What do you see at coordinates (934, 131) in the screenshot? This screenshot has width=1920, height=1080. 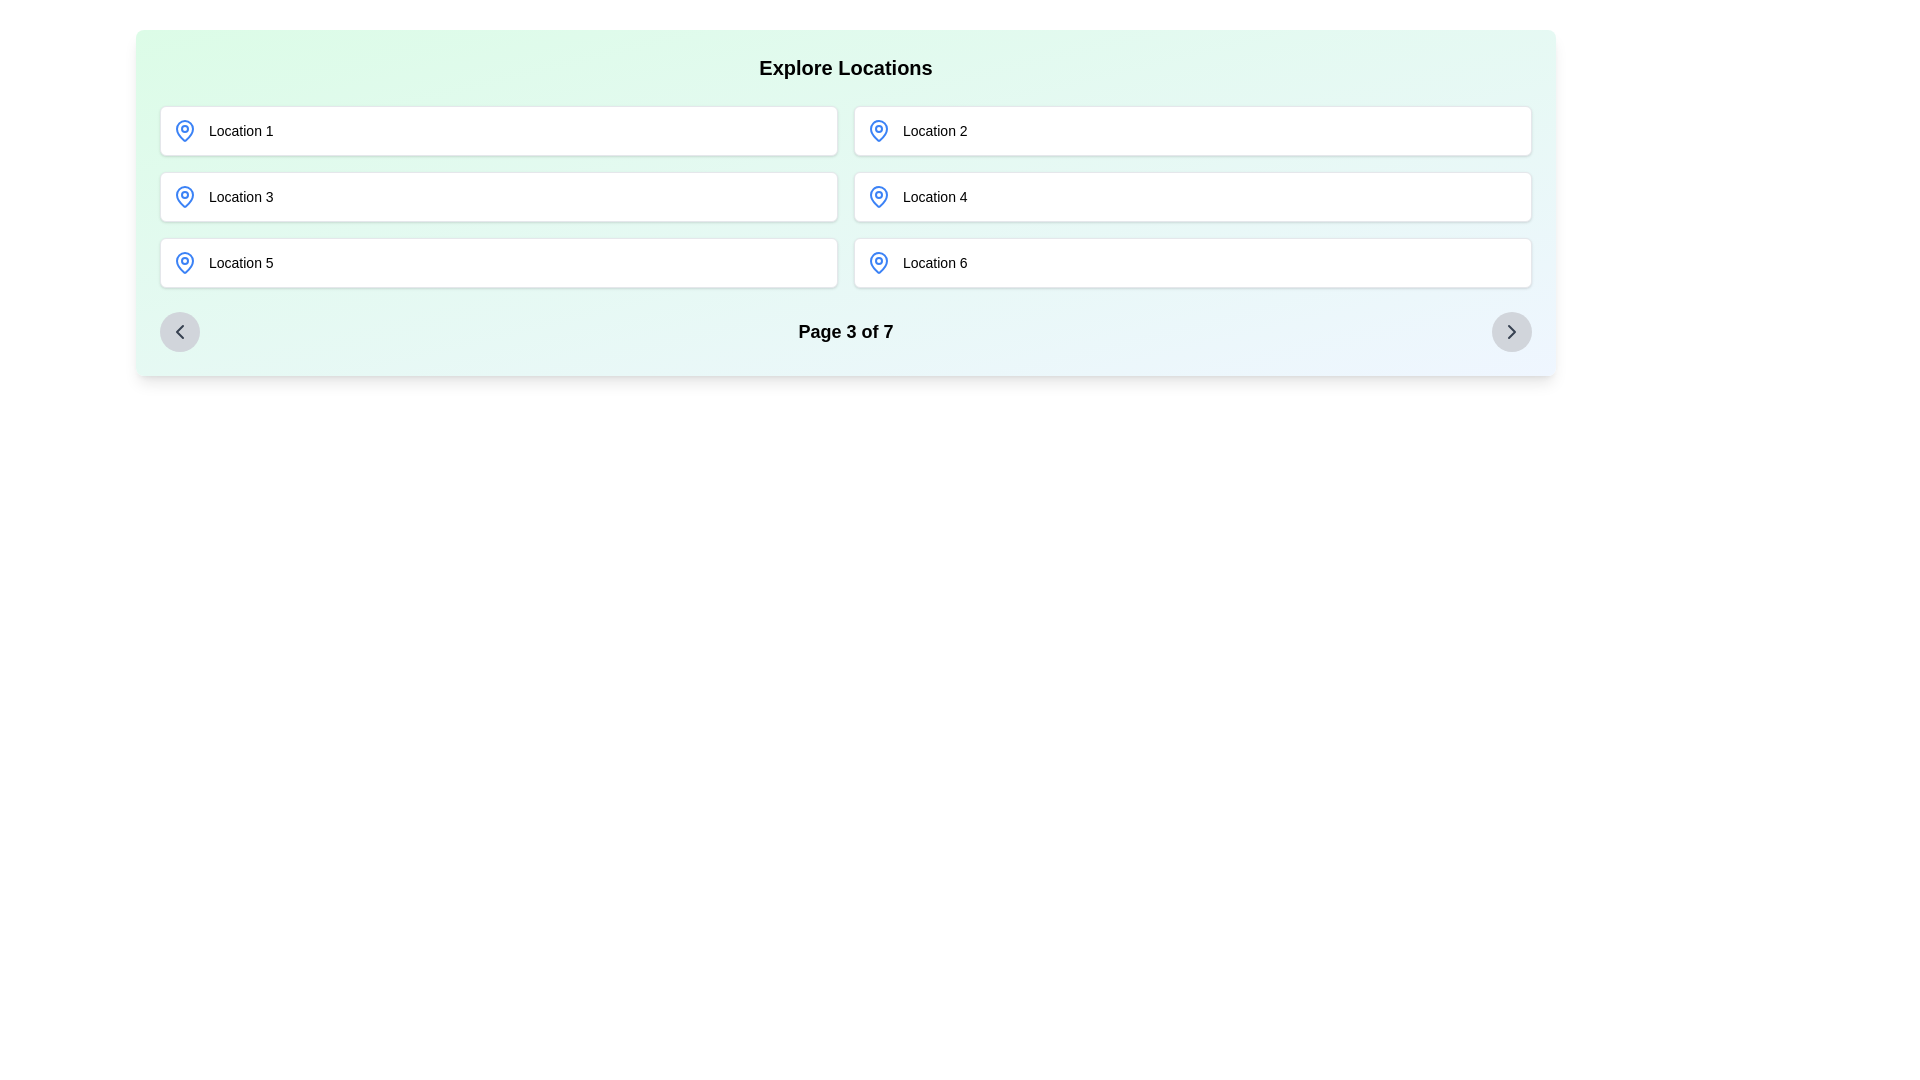 I see `text content of the 'Location 2' label, which is positioned in the top-right section of its associated interactive card in the grid list` at bounding box center [934, 131].